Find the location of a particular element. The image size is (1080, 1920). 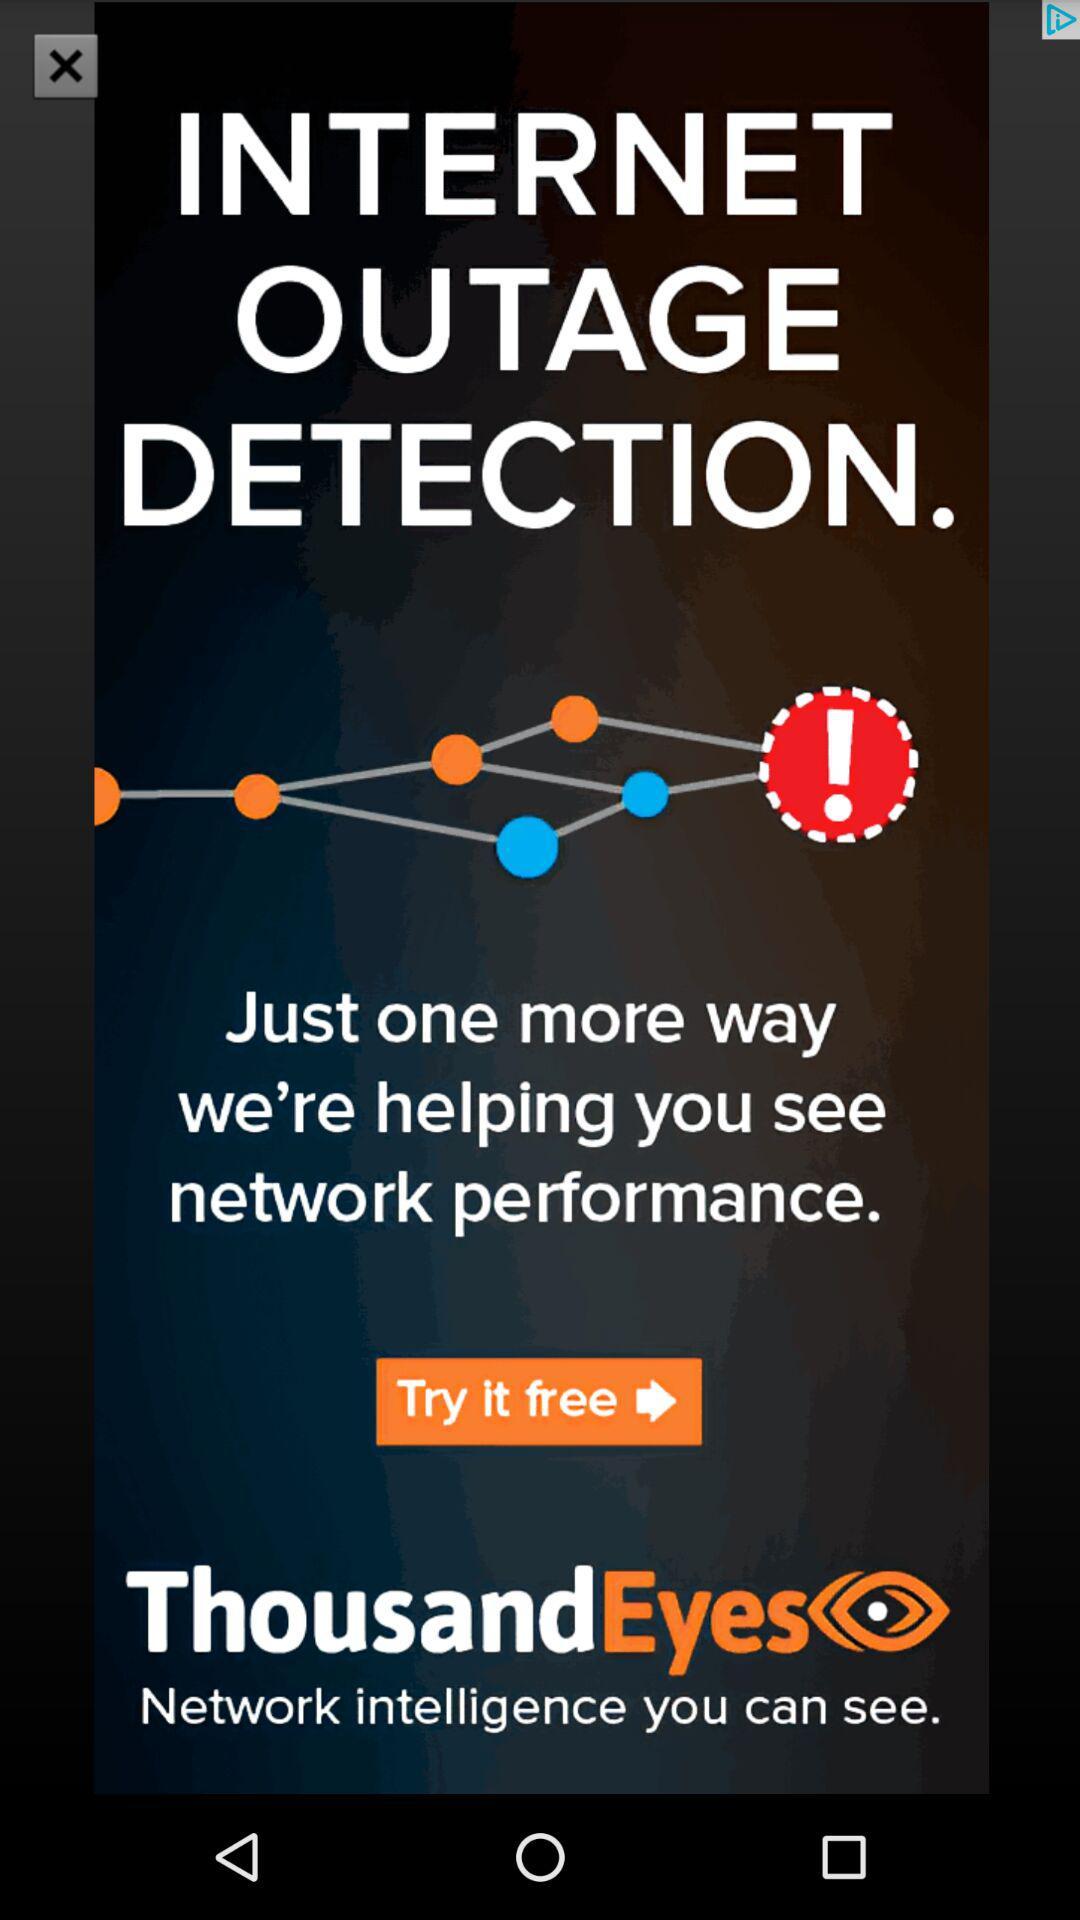

the close icon is located at coordinates (64, 70).